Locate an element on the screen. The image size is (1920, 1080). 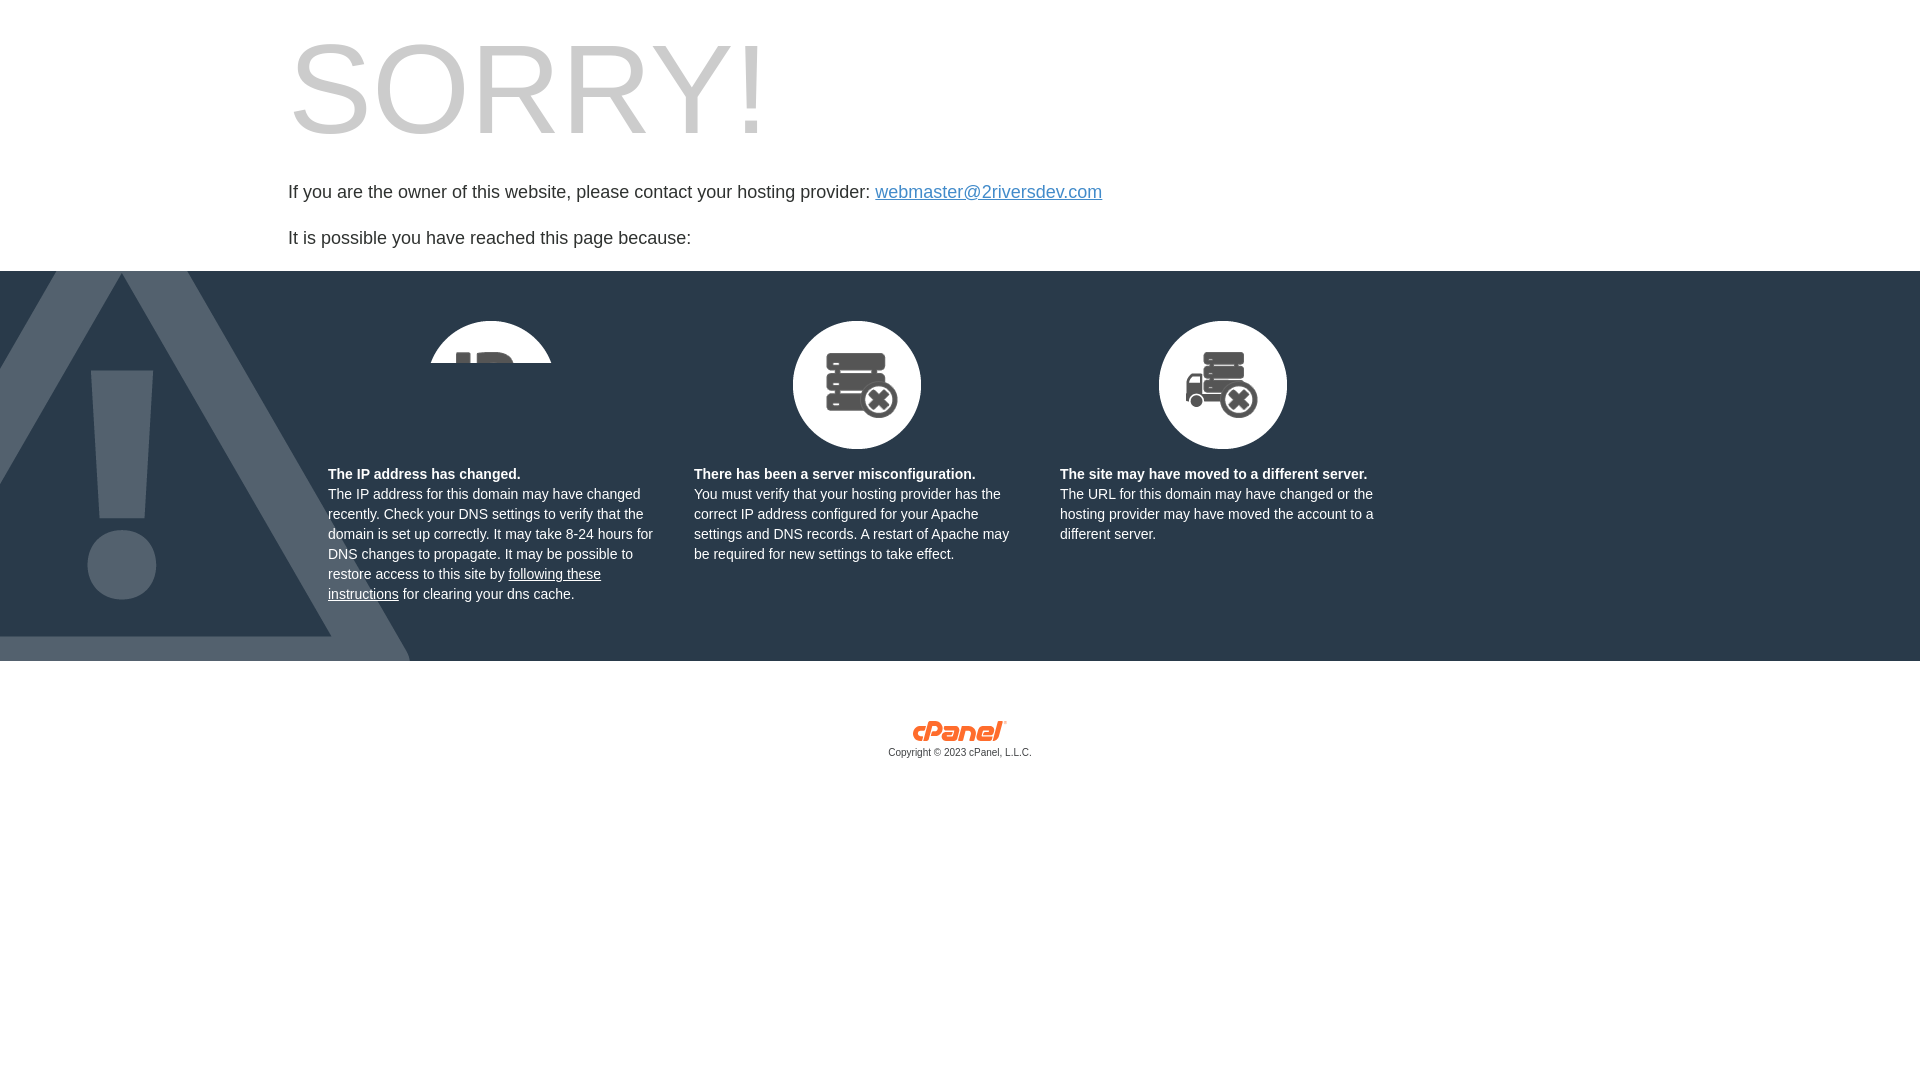
'webmaster@2riversdev.com' is located at coordinates (988, 192).